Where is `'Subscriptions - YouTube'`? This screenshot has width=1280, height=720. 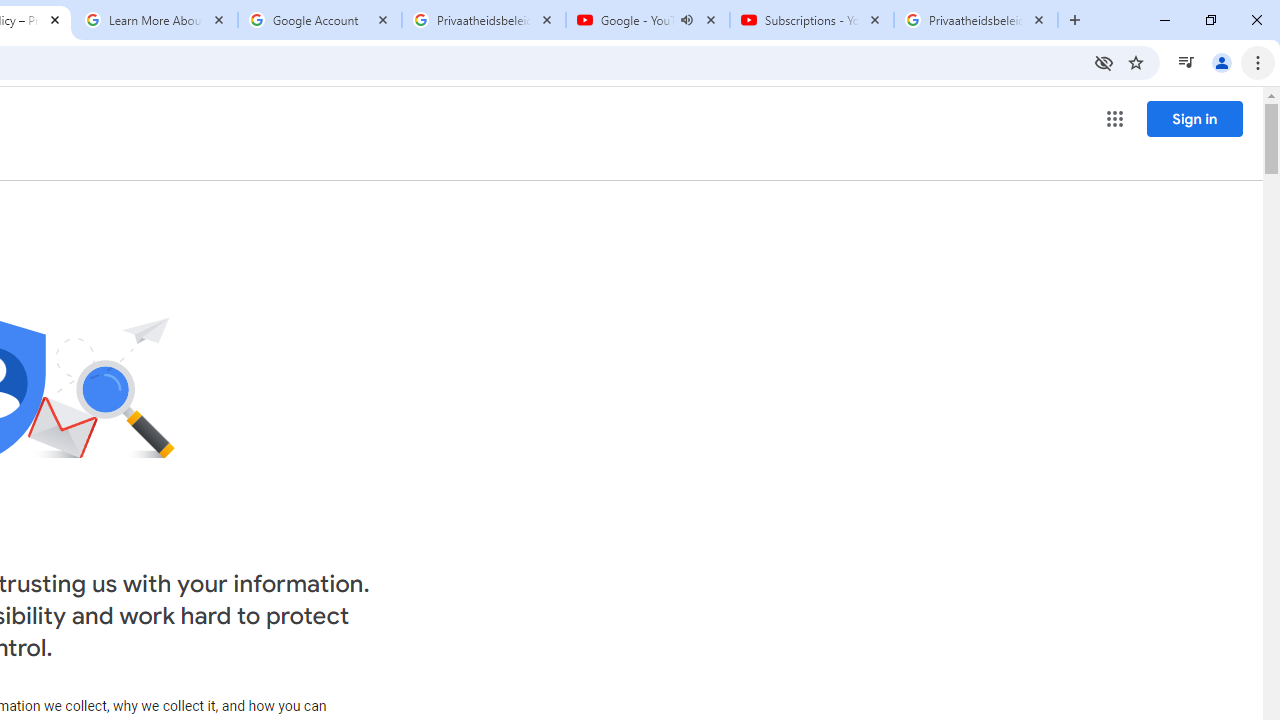 'Subscriptions - YouTube' is located at coordinates (811, 20).